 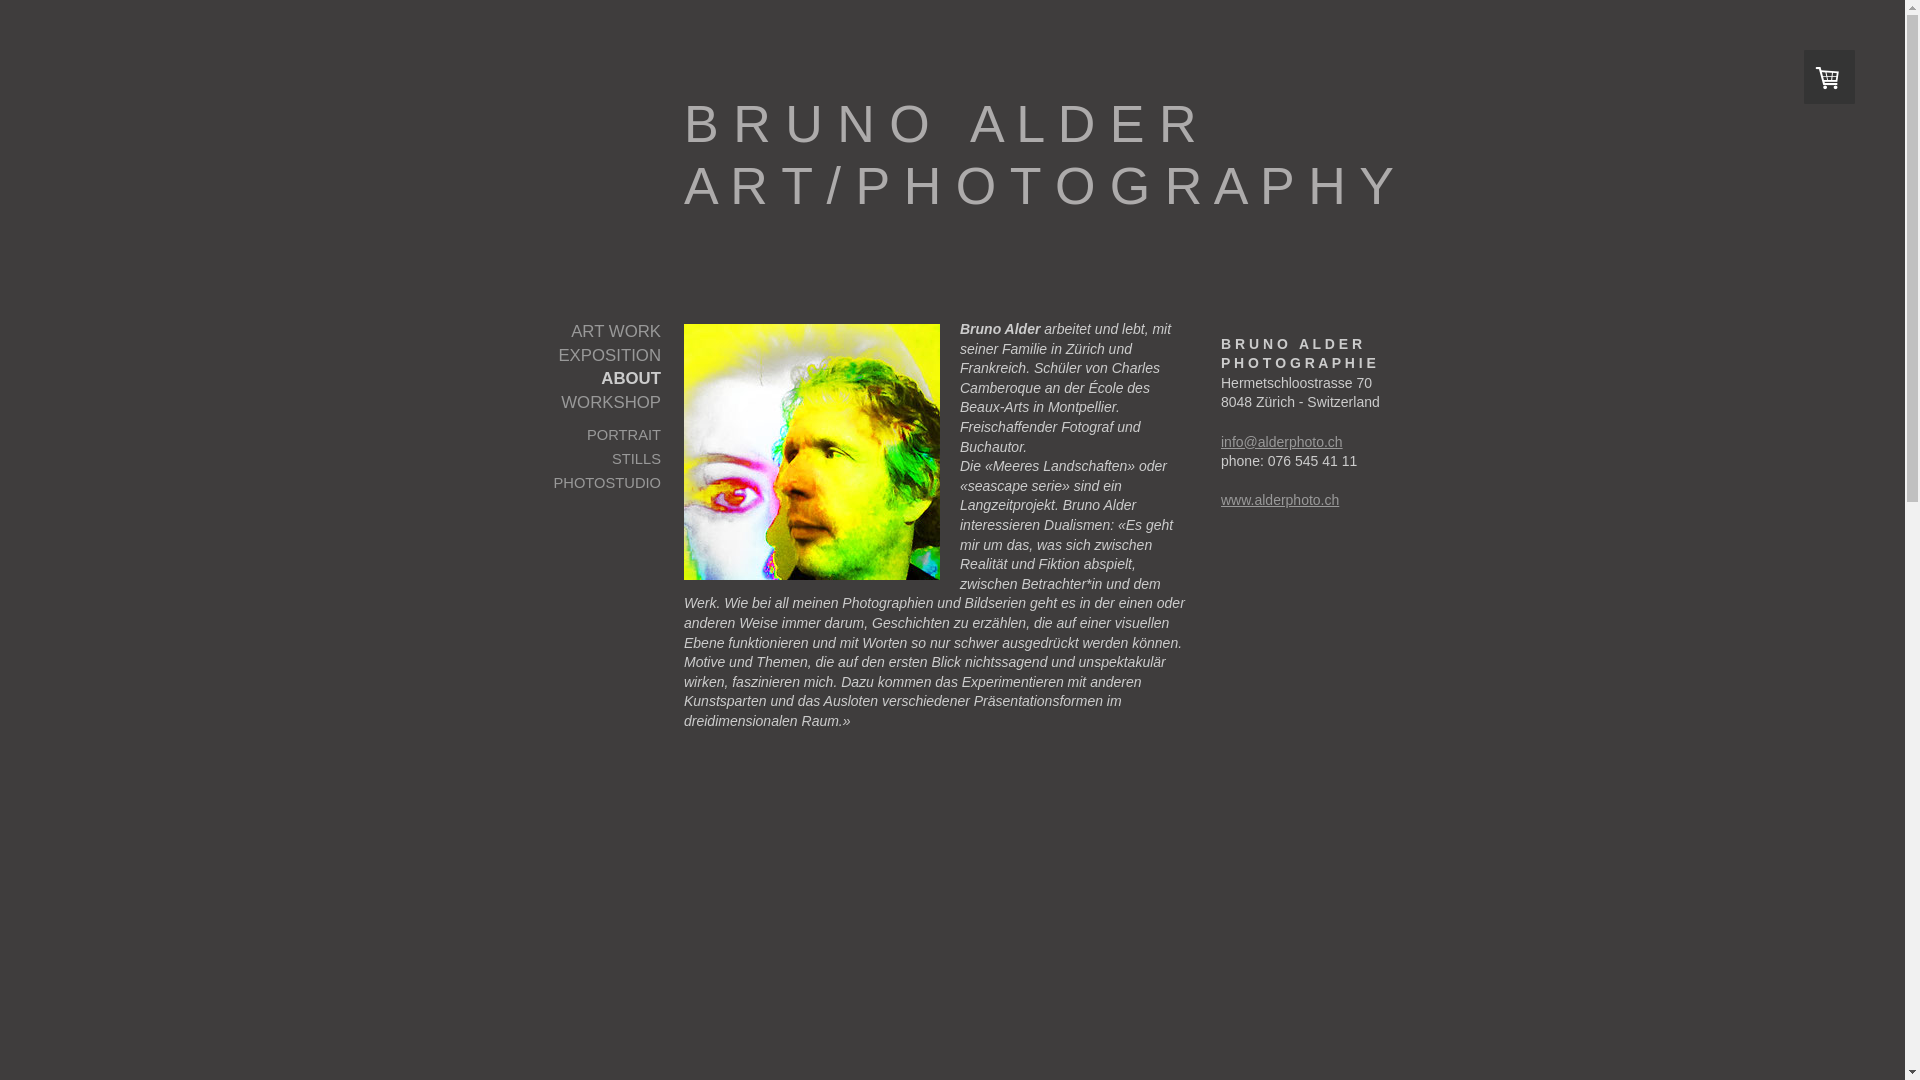 What do you see at coordinates (574, 330) in the screenshot?
I see `'ART WORK'` at bounding box center [574, 330].